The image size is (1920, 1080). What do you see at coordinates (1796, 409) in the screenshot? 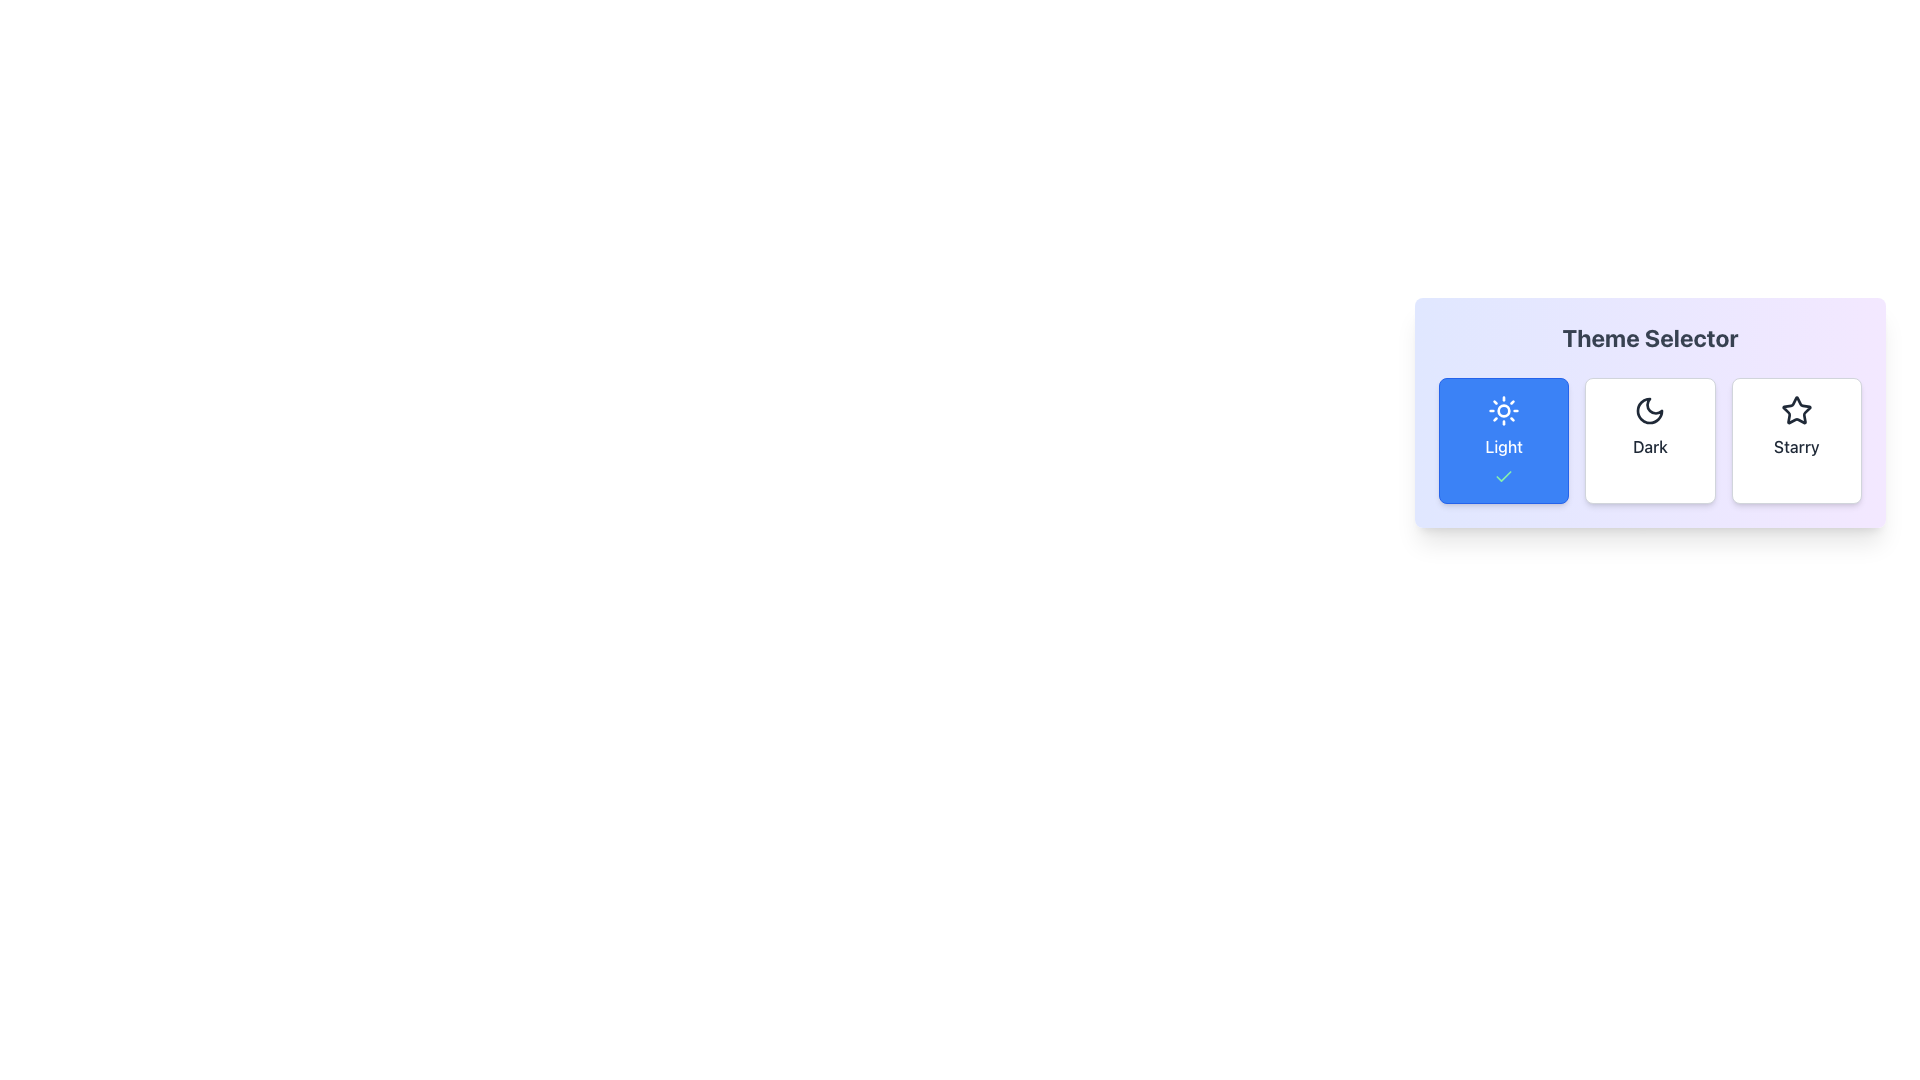
I see `the star-shaped icon button located on the rightmost side of the three-button group` at bounding box center [1796, 409].